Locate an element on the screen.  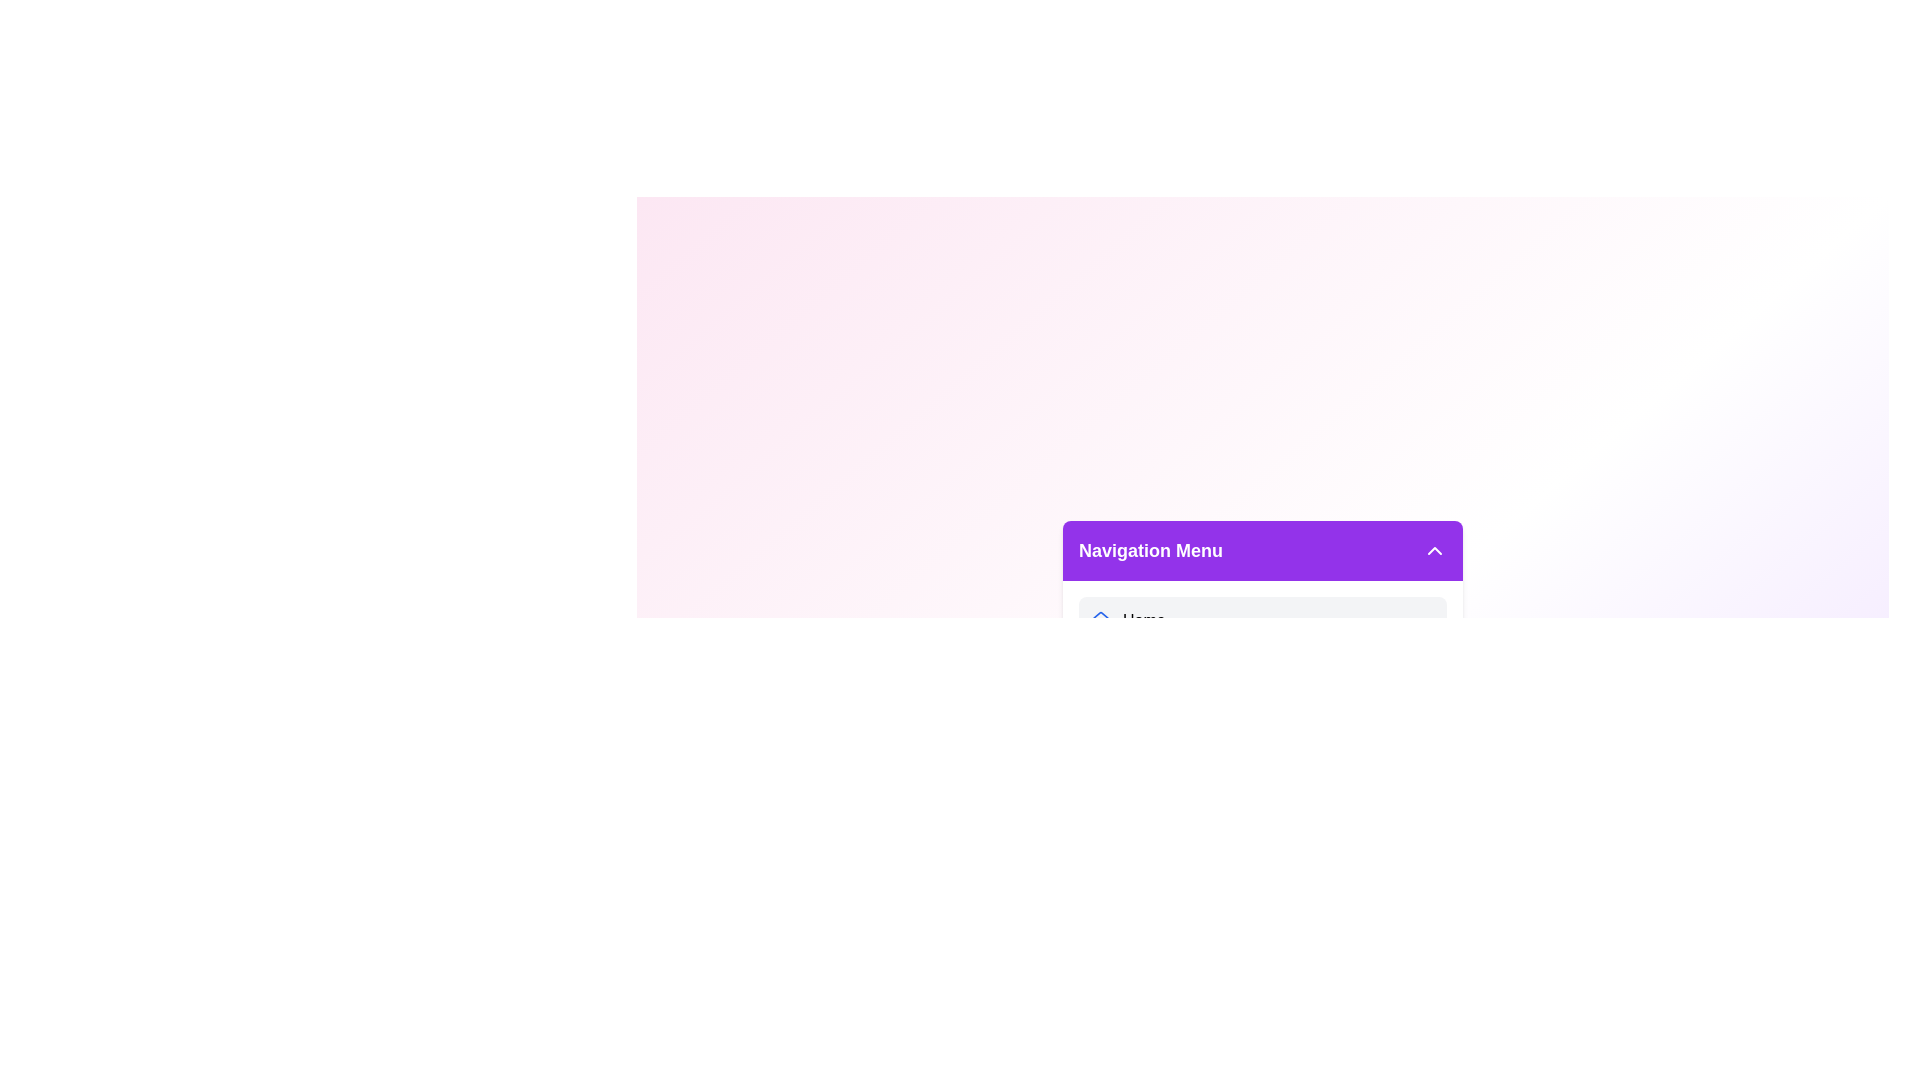
the blue house-shaped icon located to the left of the 'Home' text in the menu item is located at coordinates (1099, 620).